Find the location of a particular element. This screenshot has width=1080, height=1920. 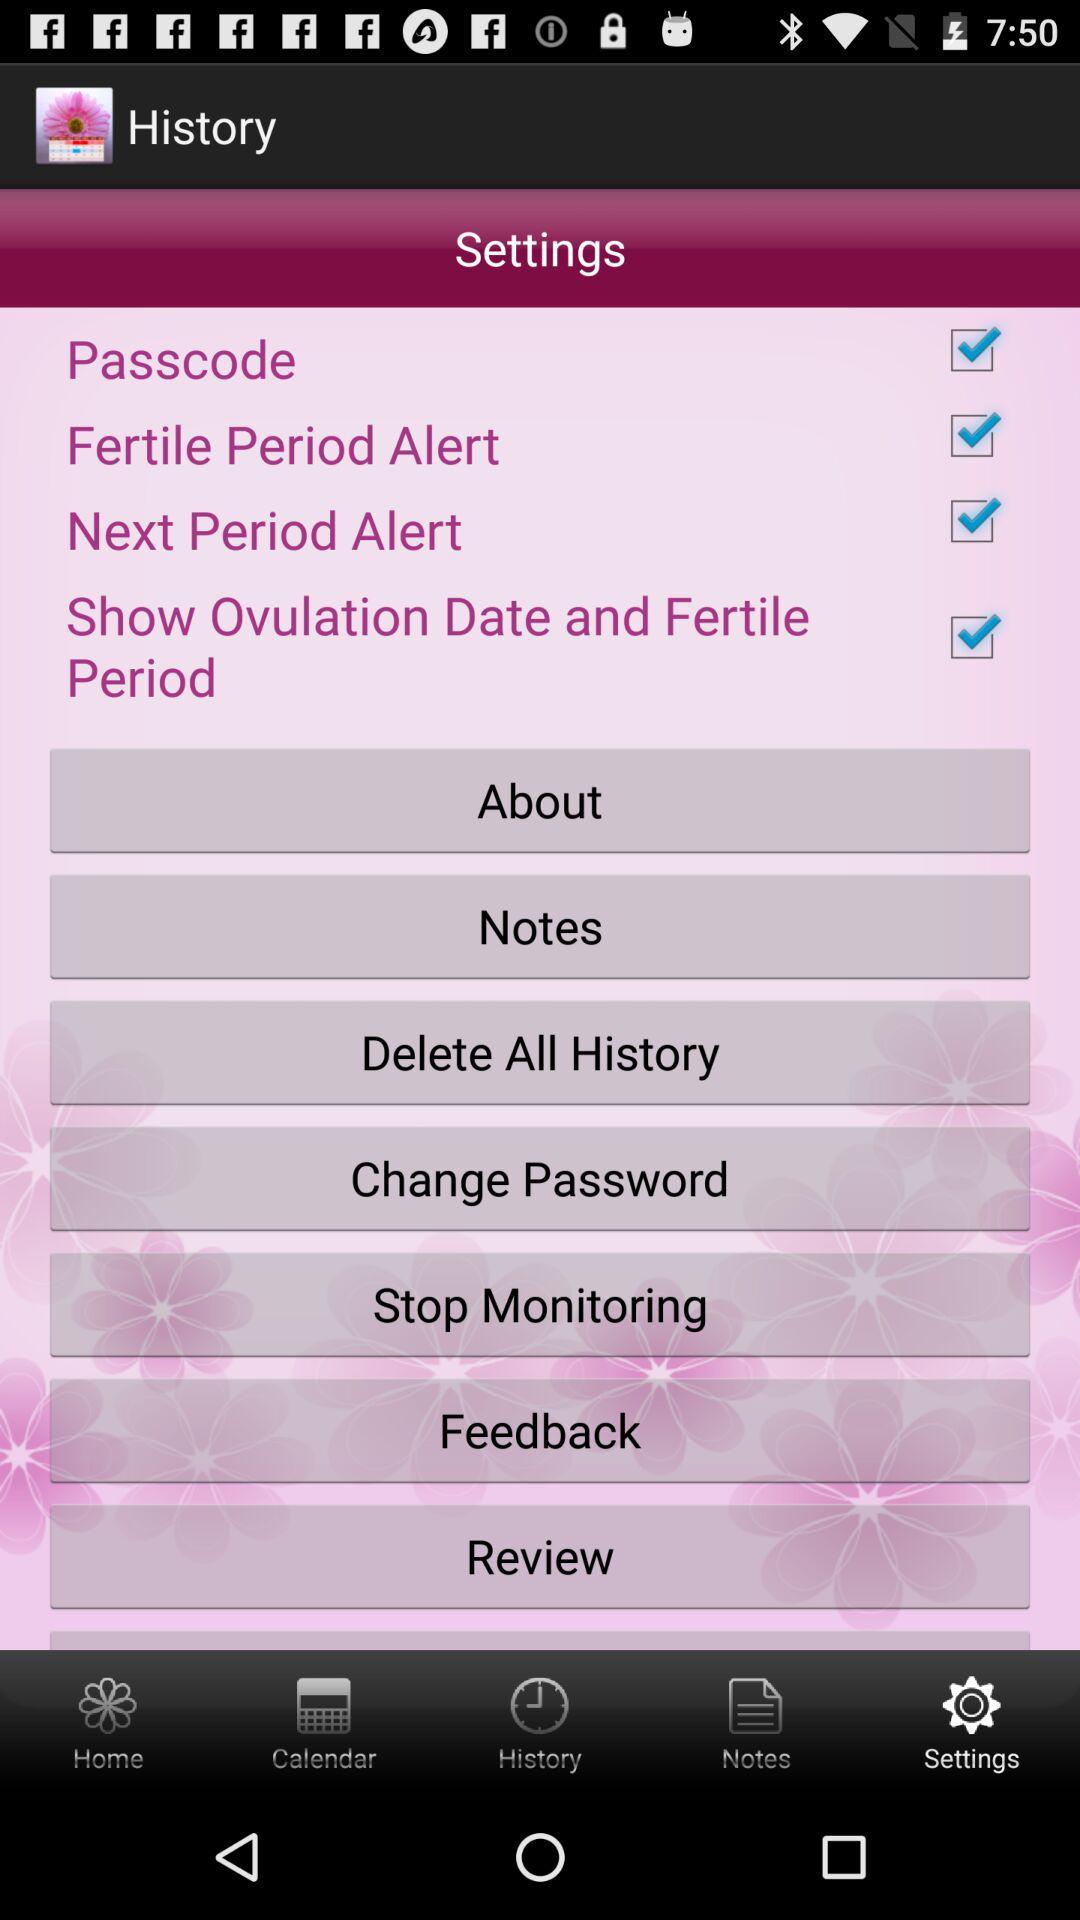

the item below show ovulation date checkbox is located at coordinates (540, 800).